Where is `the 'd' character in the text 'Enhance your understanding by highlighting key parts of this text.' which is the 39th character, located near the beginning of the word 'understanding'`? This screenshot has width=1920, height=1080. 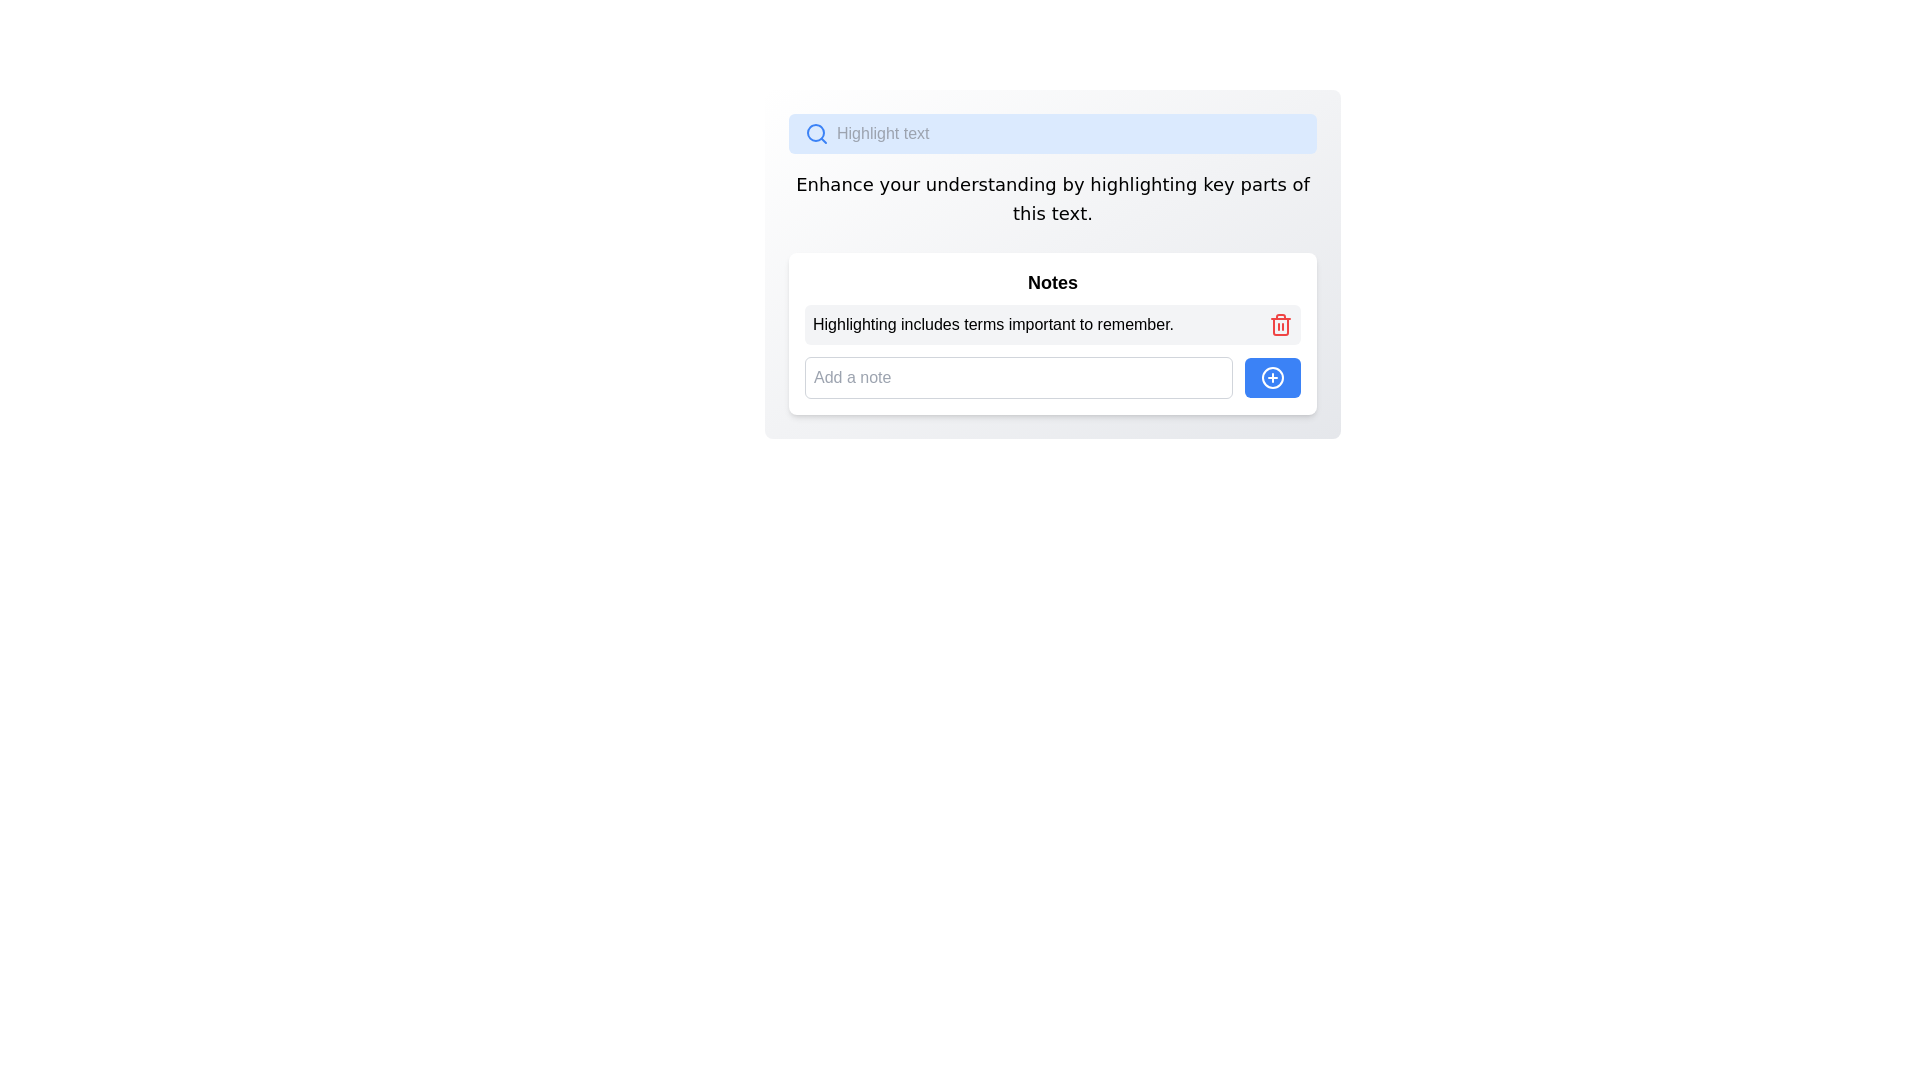
the 'd' character in the text 'Enhance your understanding by highlighting key parts of this text.' which is the 39th character, located near the beginning of the word 'understanding' is located at coordinates (1023, 184).